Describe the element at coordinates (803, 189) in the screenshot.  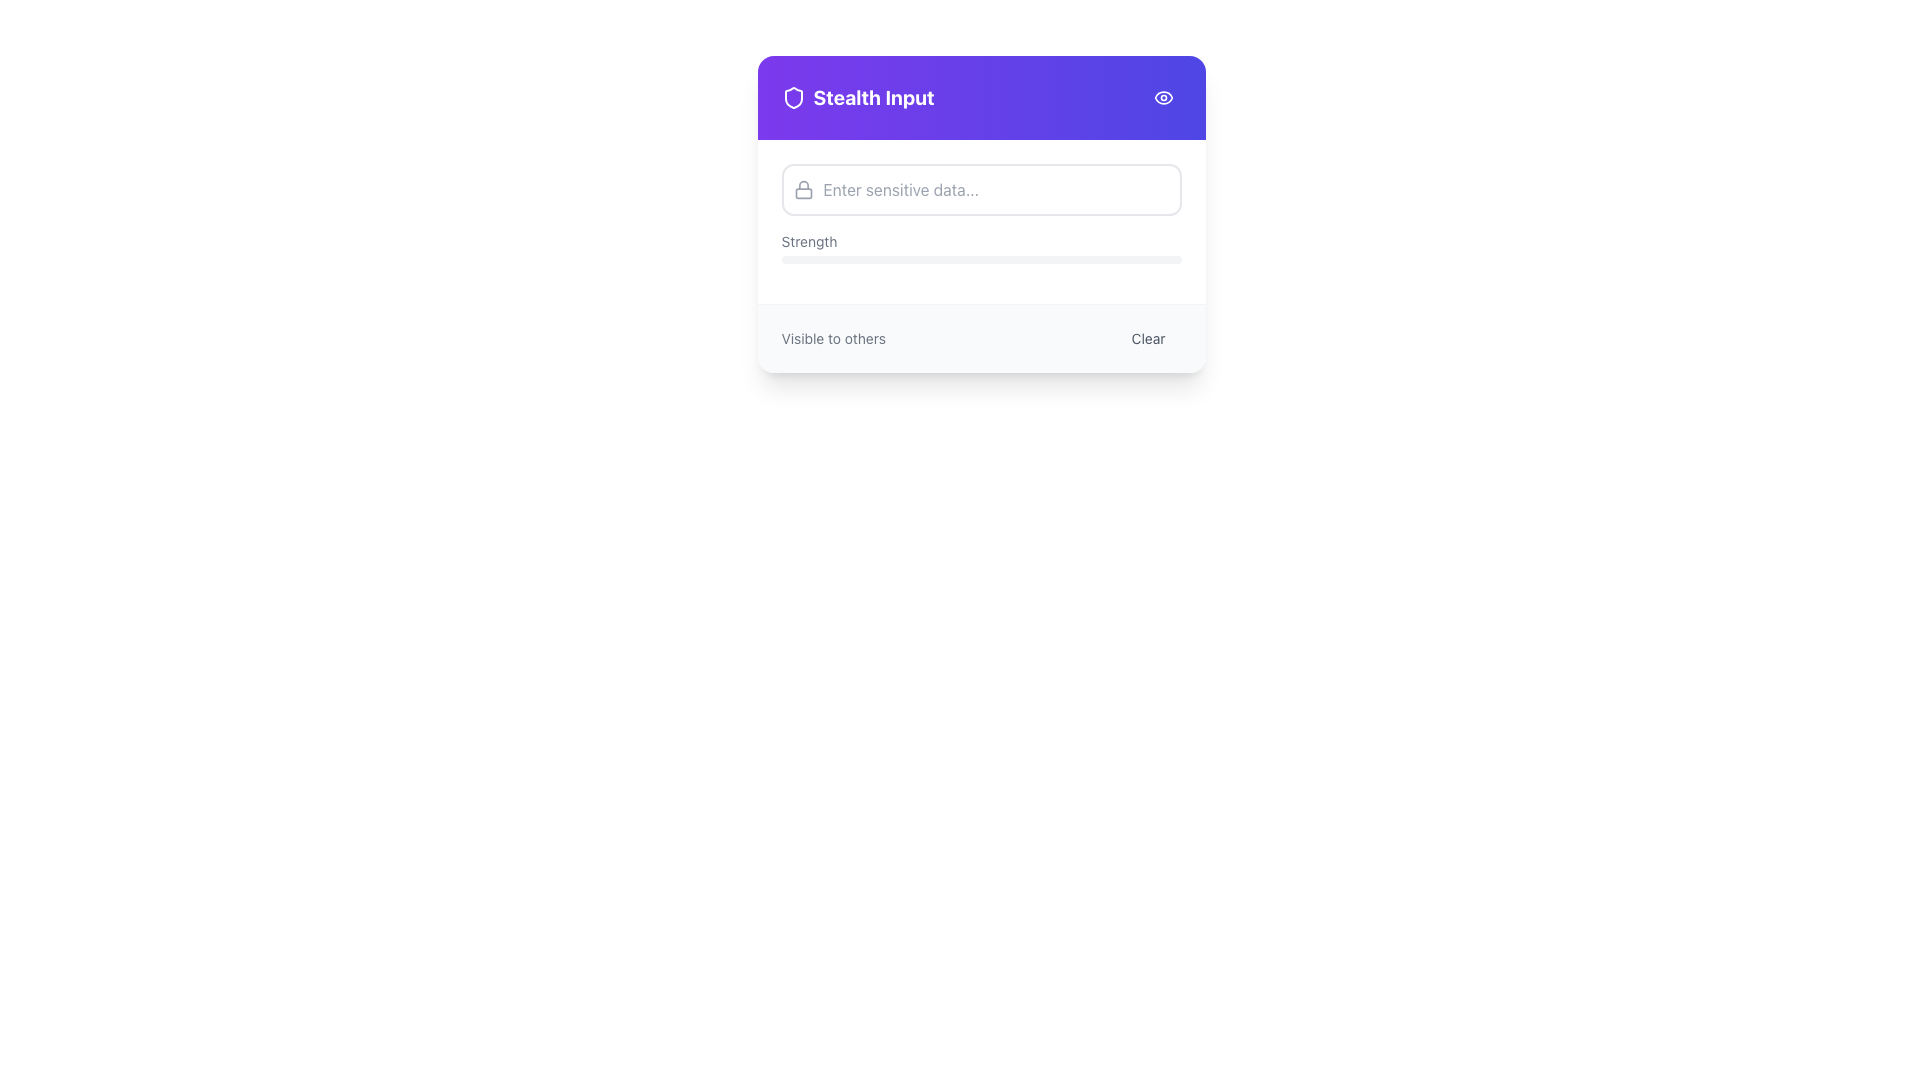
I see `the lock icon element which is a graphical hint for data security, located to the left of the text input field labeled 'Enter sensitive data...'` at that location.